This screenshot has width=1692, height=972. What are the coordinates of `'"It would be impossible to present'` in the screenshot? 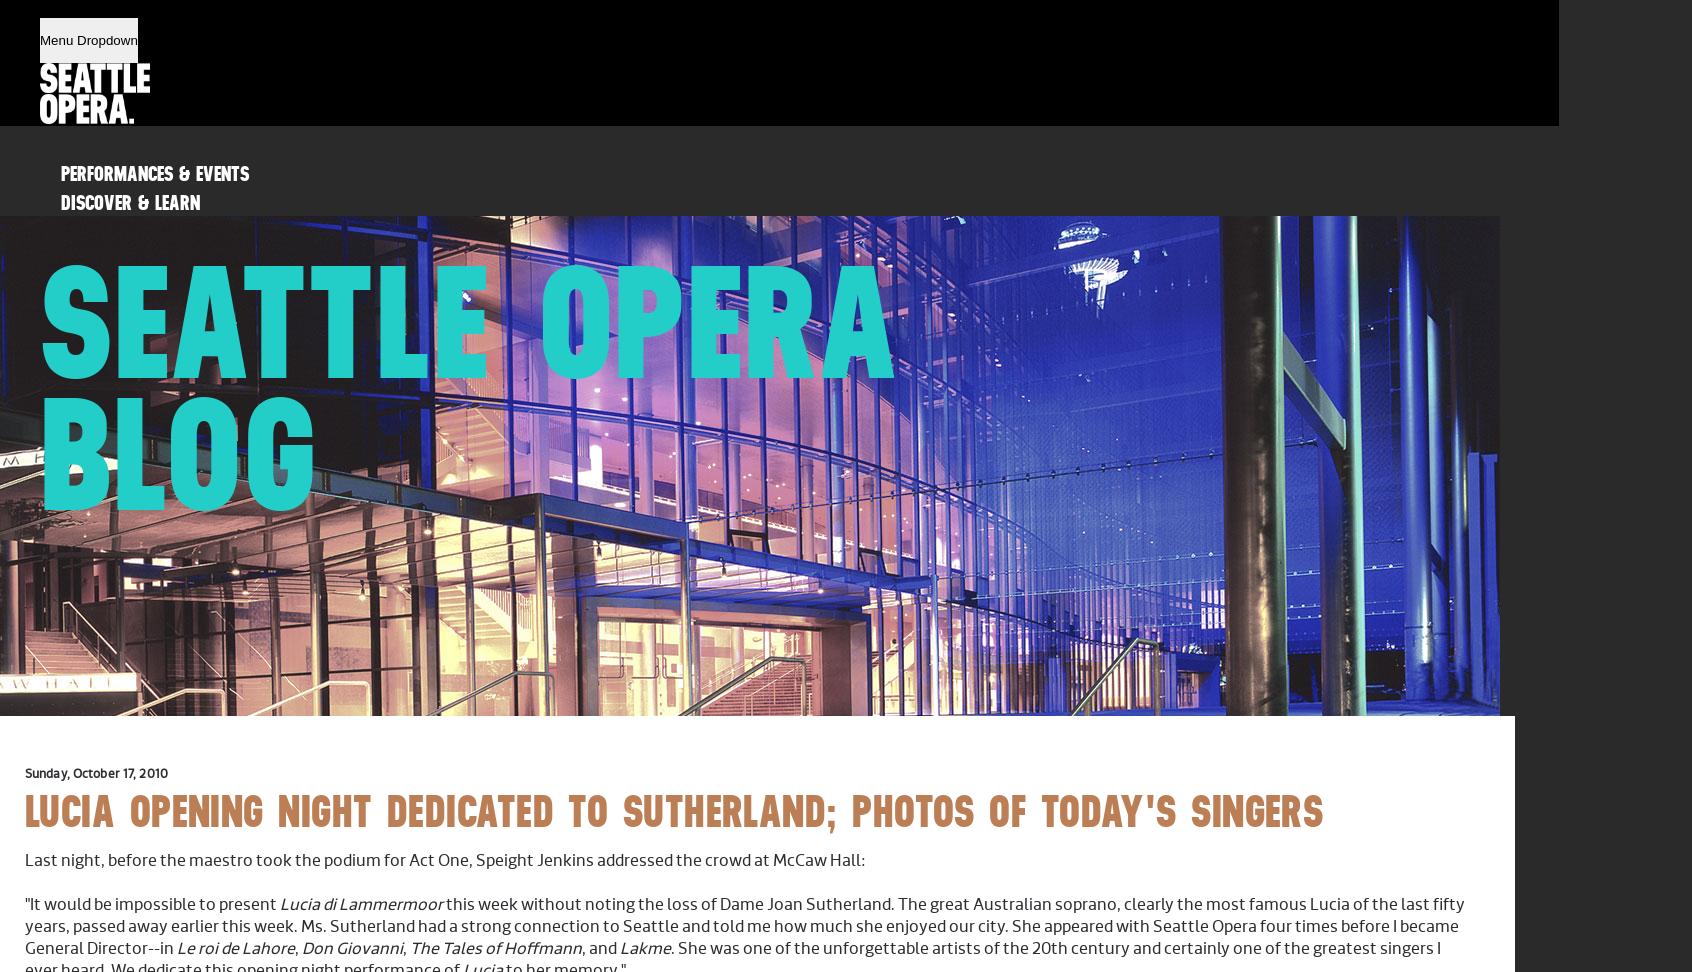 It's located at (151, 905).